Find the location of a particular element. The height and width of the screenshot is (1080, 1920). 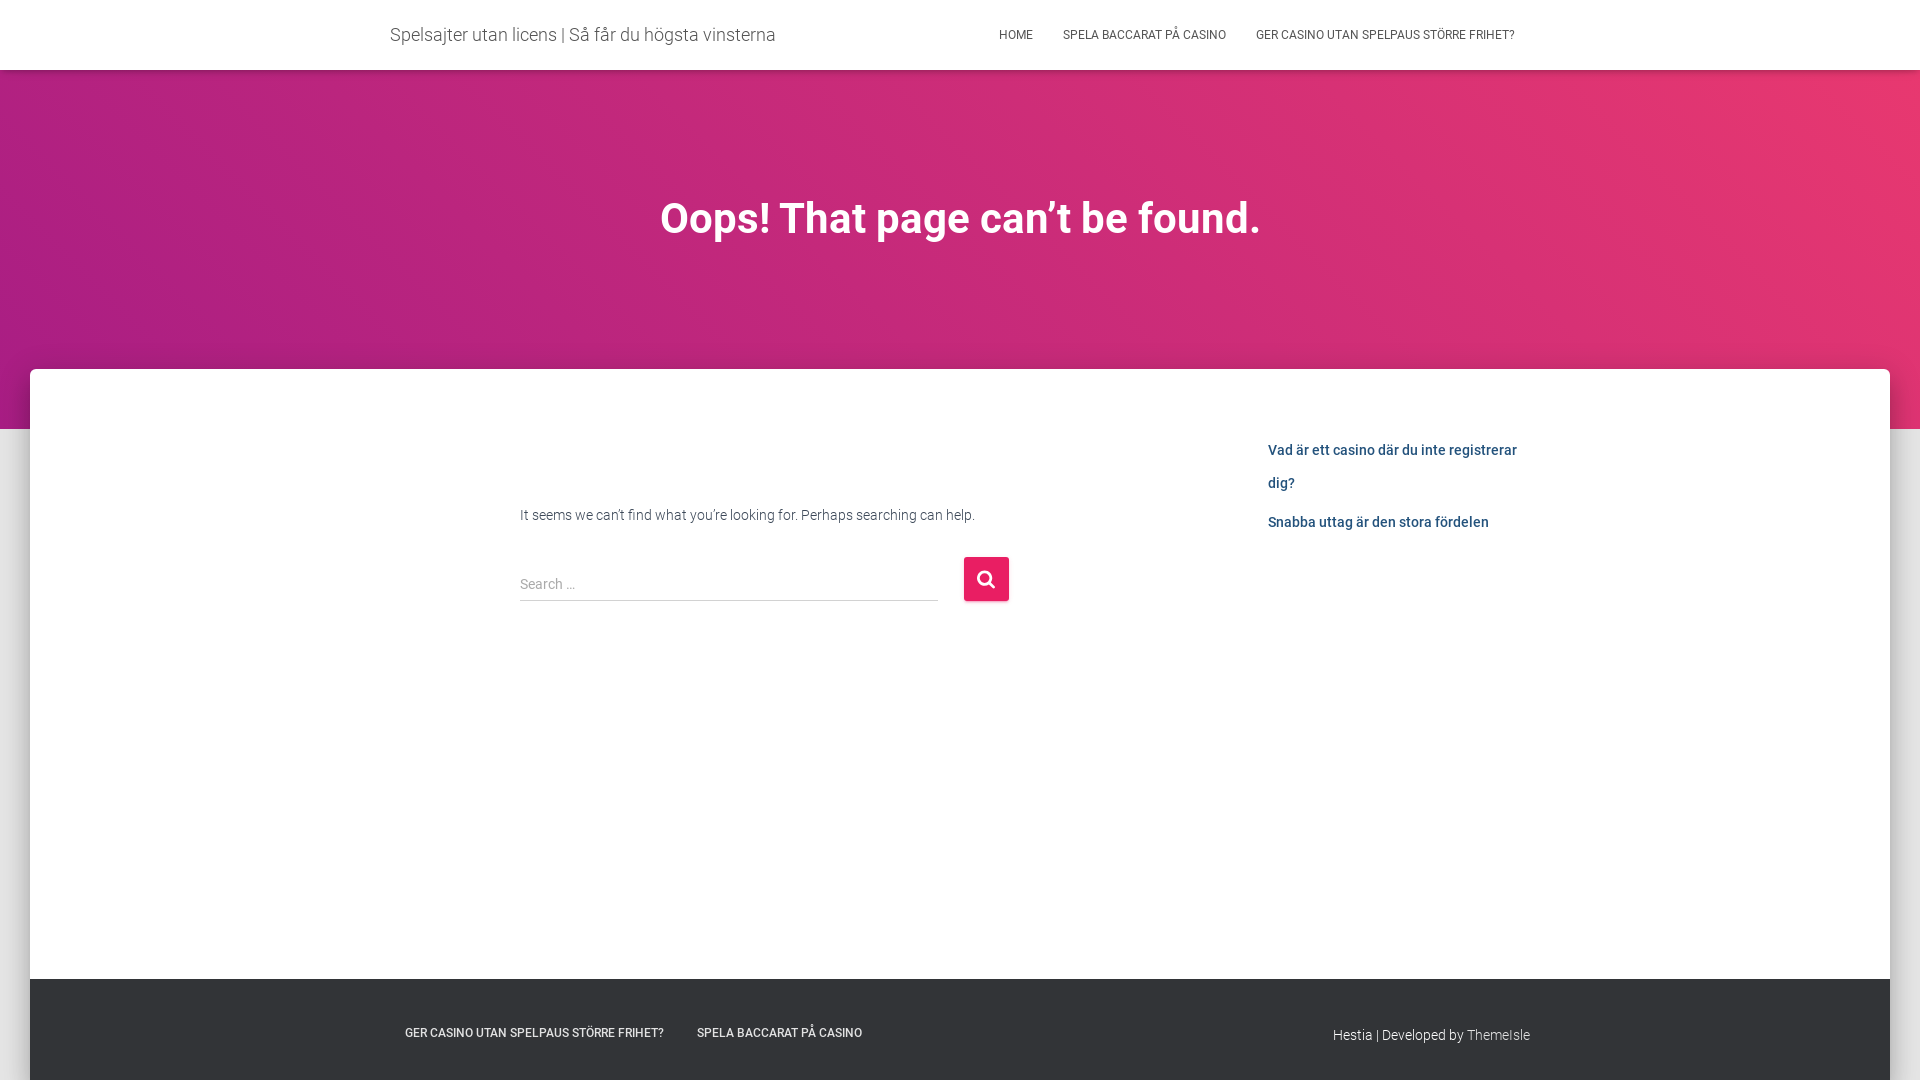

'ThemeIsle' is located at coordinates (1498, 1034).